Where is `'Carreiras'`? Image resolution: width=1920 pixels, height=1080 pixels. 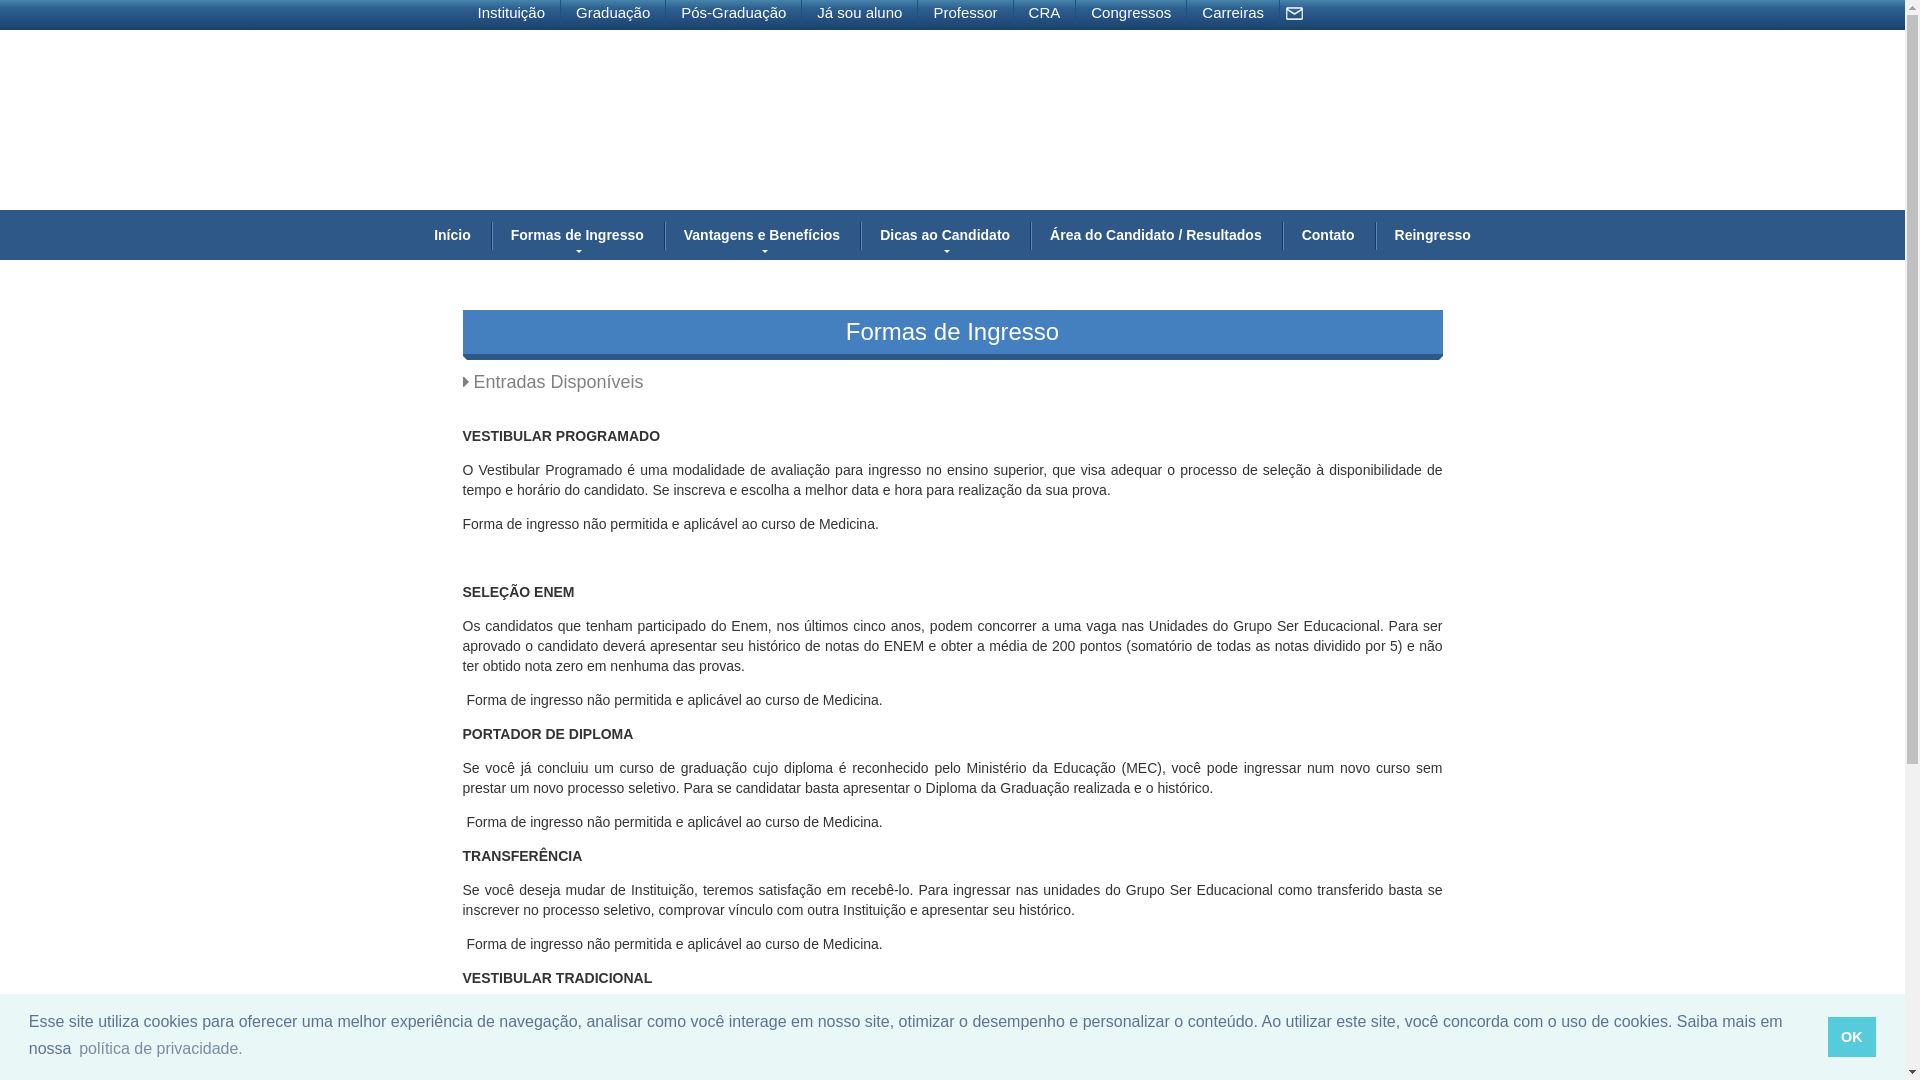
'Carreiras' is located at coordinates (1232, 12).